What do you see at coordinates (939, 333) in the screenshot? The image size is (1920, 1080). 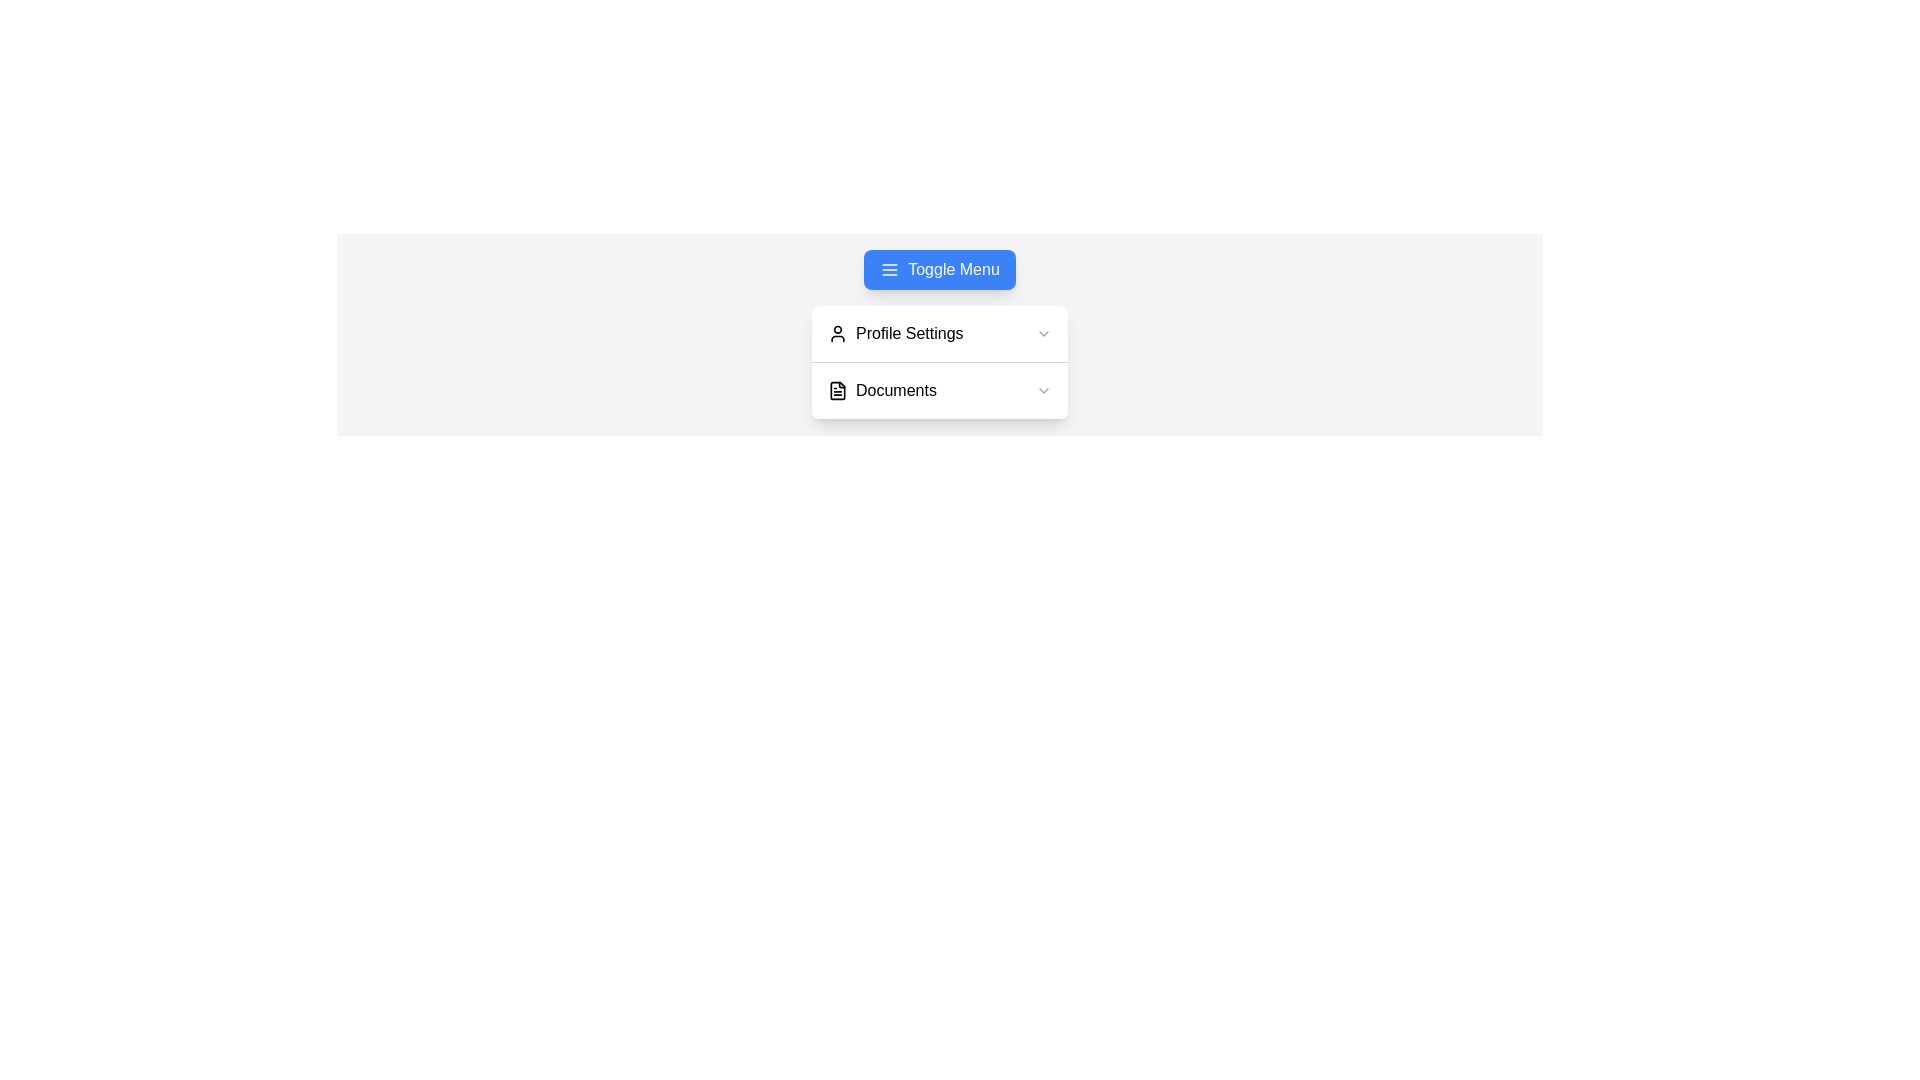 I see `the Clickable Menu Item that allows access to profile settings, located` at bounding box center [939, 333].